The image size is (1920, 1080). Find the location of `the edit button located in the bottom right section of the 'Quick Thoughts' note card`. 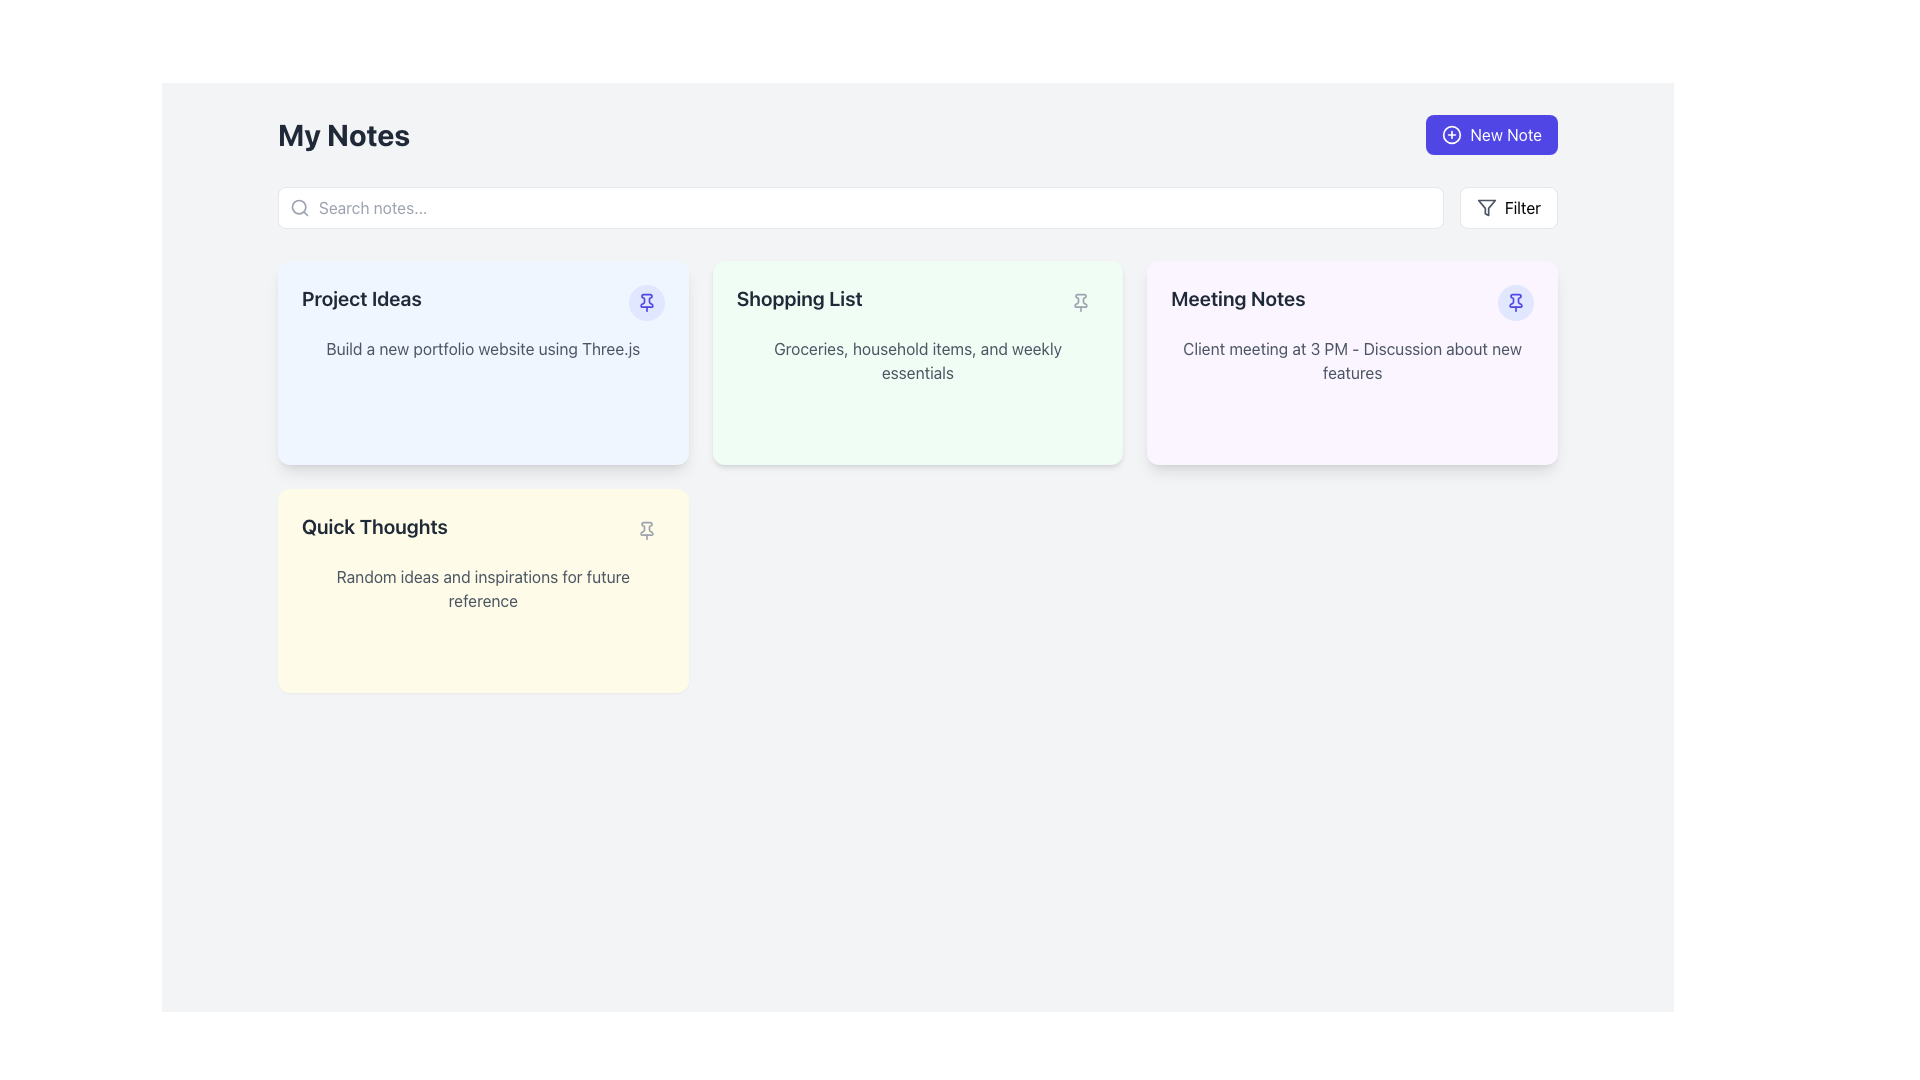

the edit button located in the bottom right section of the 'Quick Thoughts' note card is located at coordinates (607, 652).